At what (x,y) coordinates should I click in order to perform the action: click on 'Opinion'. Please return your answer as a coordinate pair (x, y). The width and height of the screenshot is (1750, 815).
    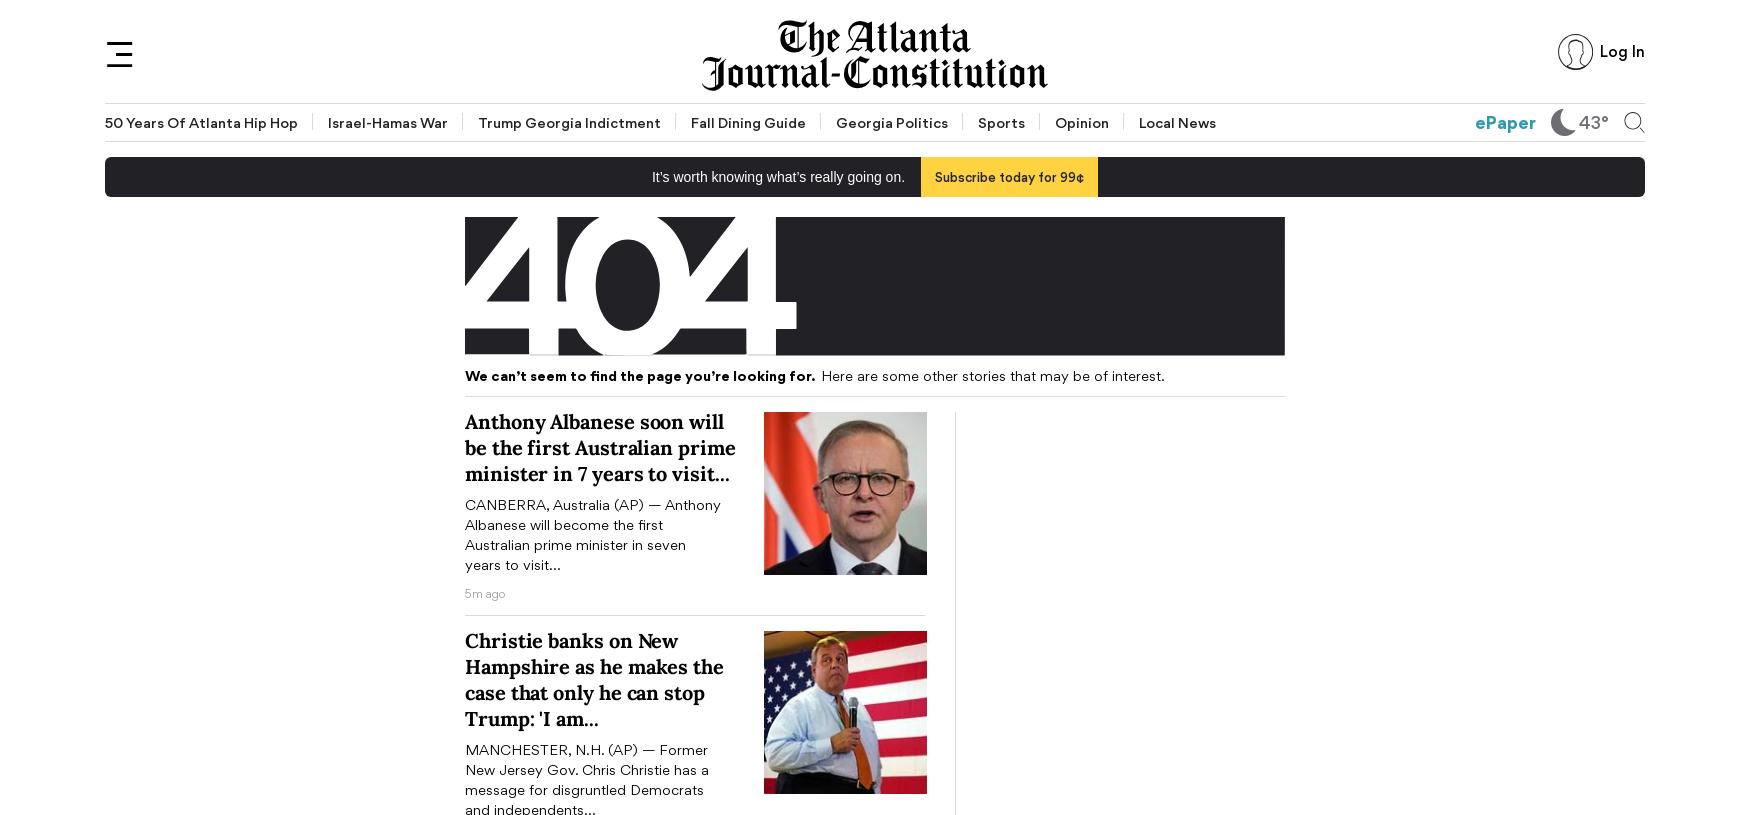
    Looking at the image, I should click on (1082, 121).